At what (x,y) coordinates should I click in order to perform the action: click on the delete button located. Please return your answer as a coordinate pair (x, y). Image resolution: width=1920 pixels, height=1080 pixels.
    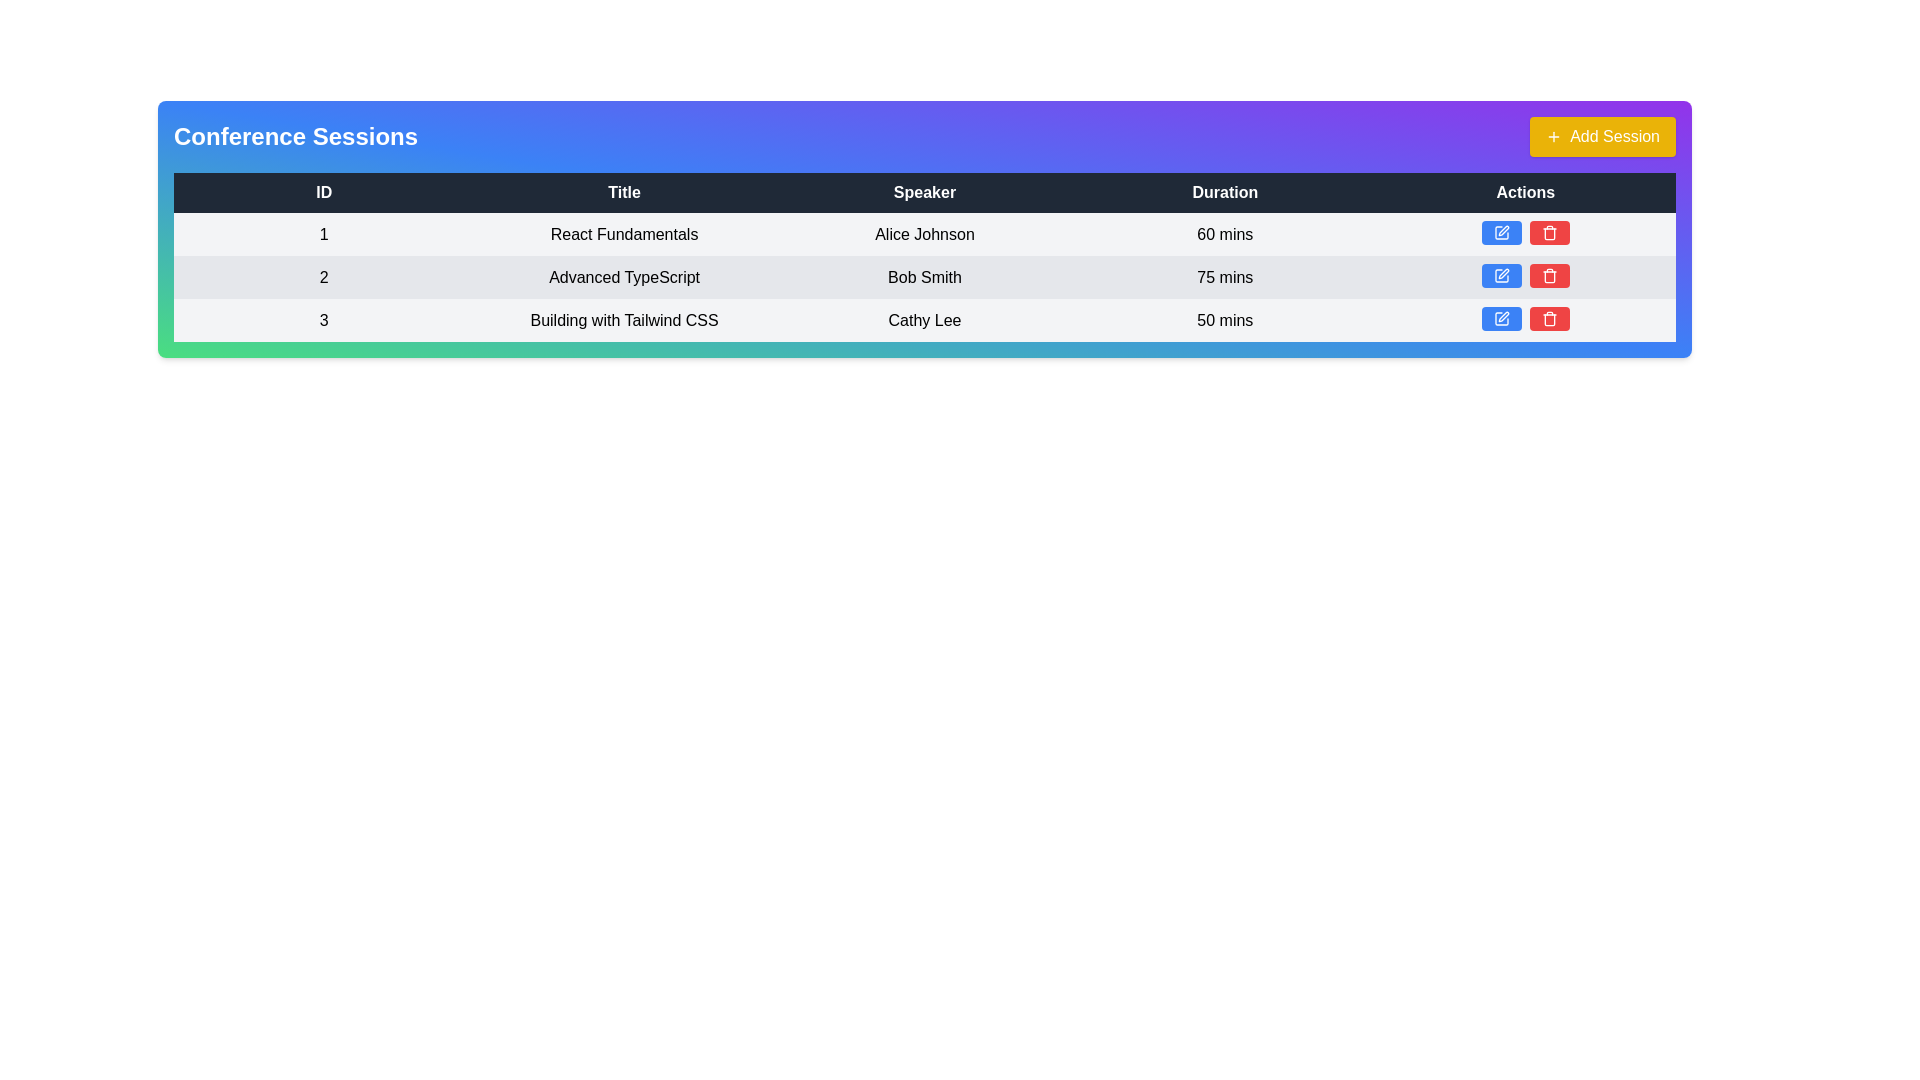
    Looking at the image, I should click on (1548, 276).